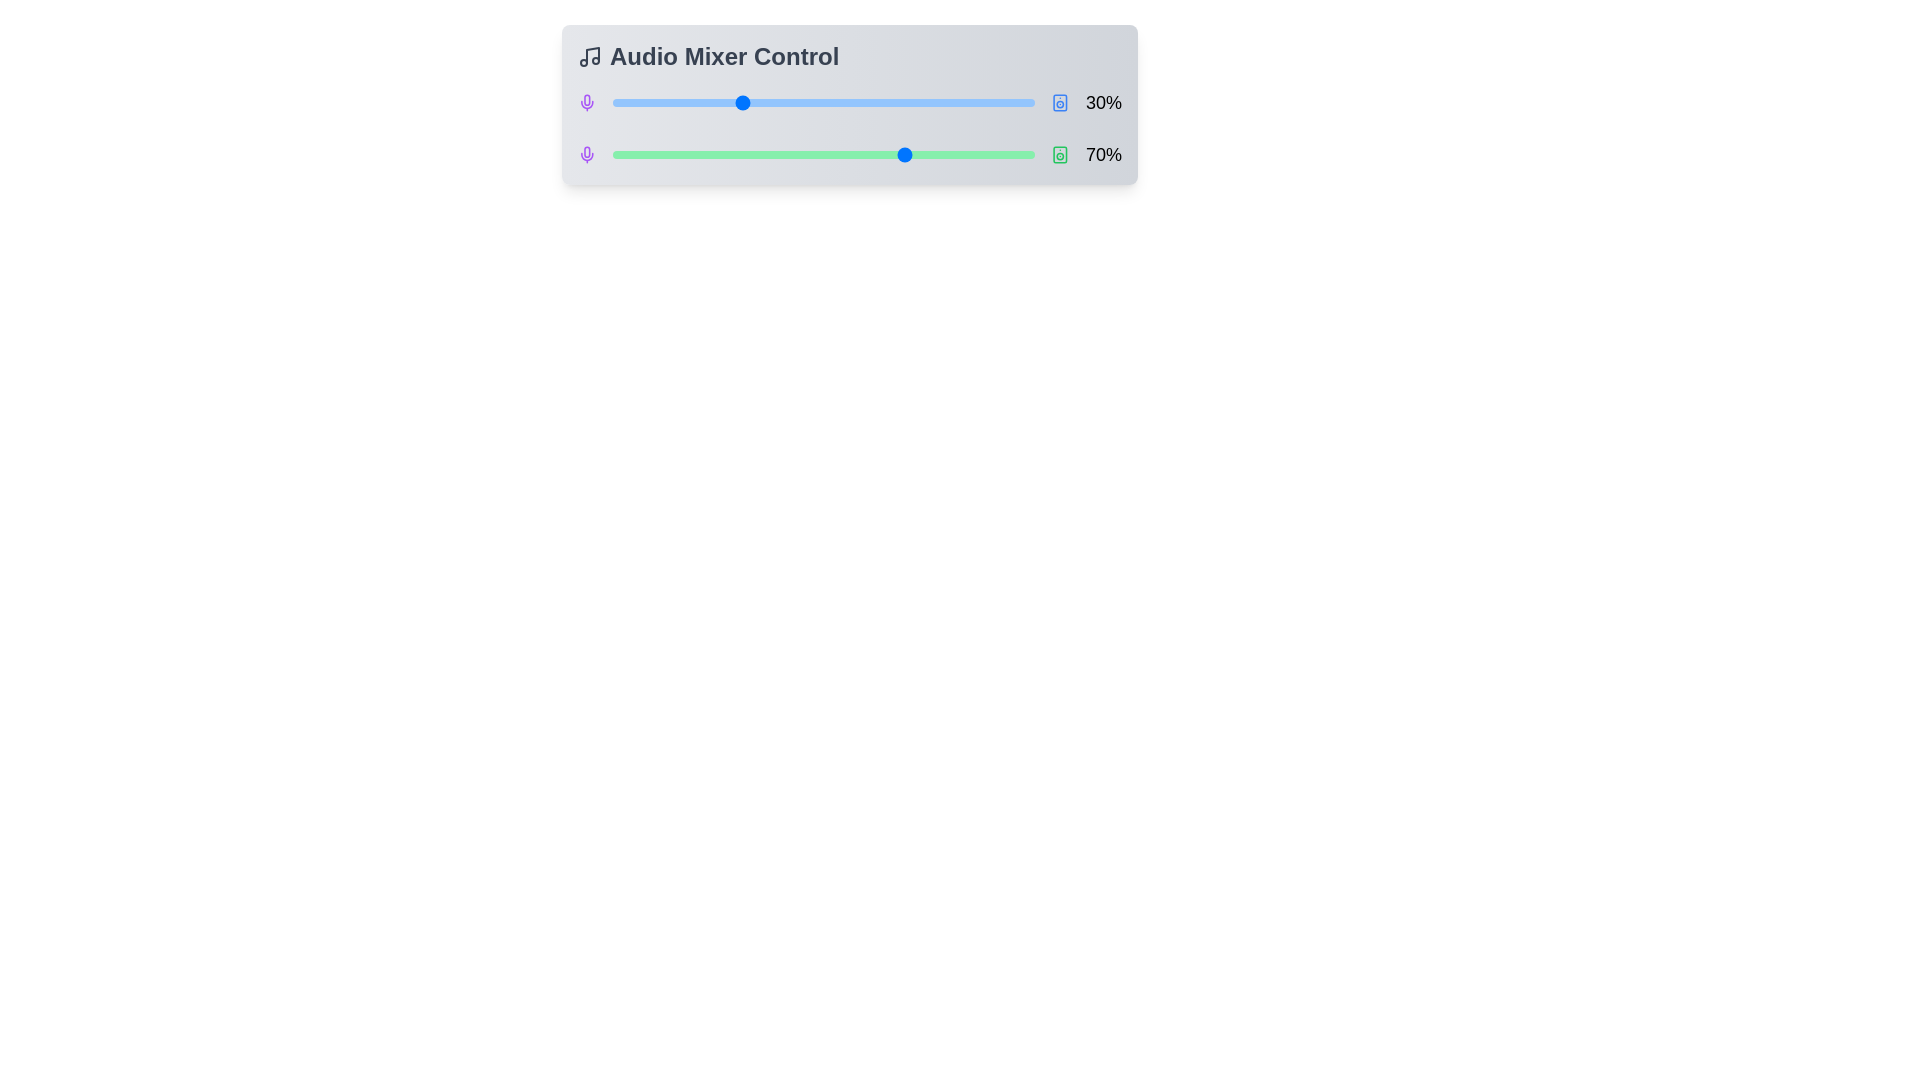 The height and width of the screenshot is (1080, 1920). I want to click on the knob of the audio level range slider located in the second row of controls, positioned between a microphone icon and a '70%' label, so click(824, 153).